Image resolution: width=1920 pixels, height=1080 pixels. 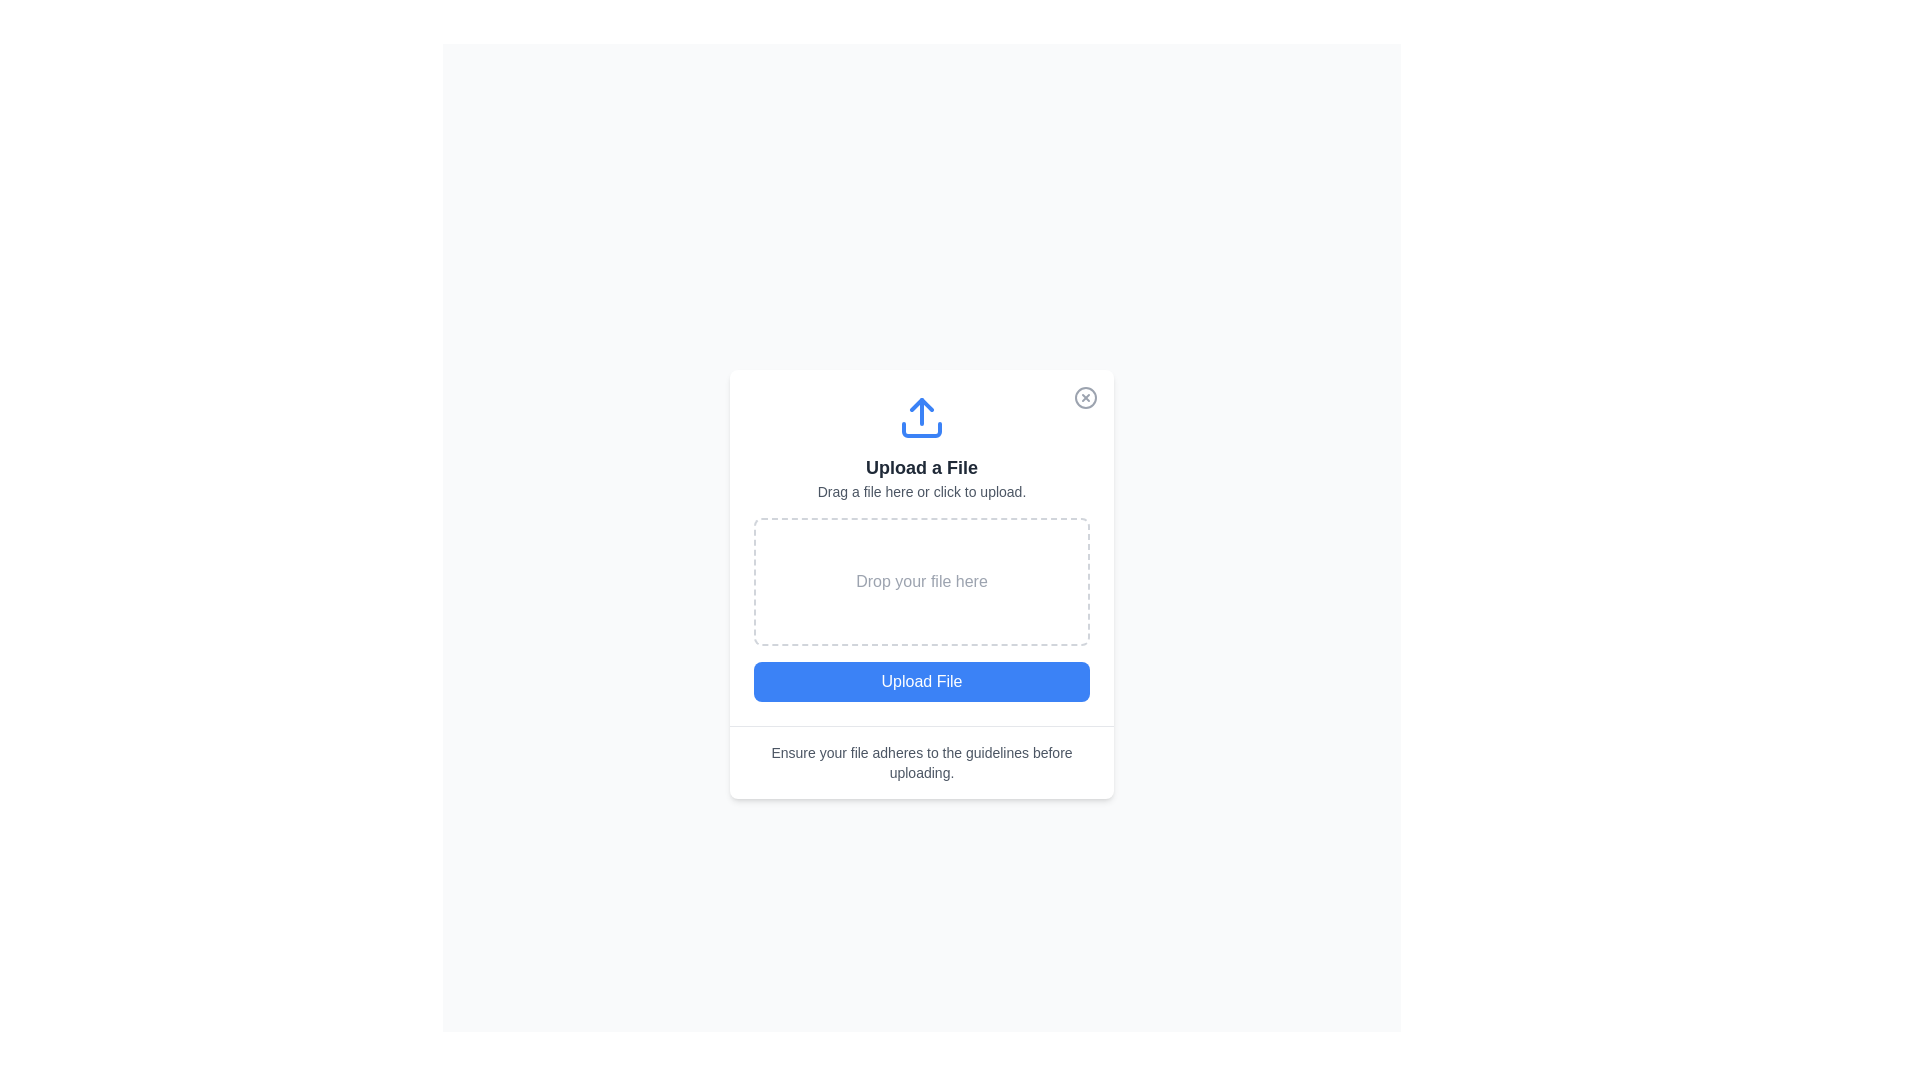 I want to click on the static text label that reads 'Drop your file here', which is styled in gray and is centered within a dashed border rectangle that serves as a drop zone for file uploads, so click(x=920, y=581).